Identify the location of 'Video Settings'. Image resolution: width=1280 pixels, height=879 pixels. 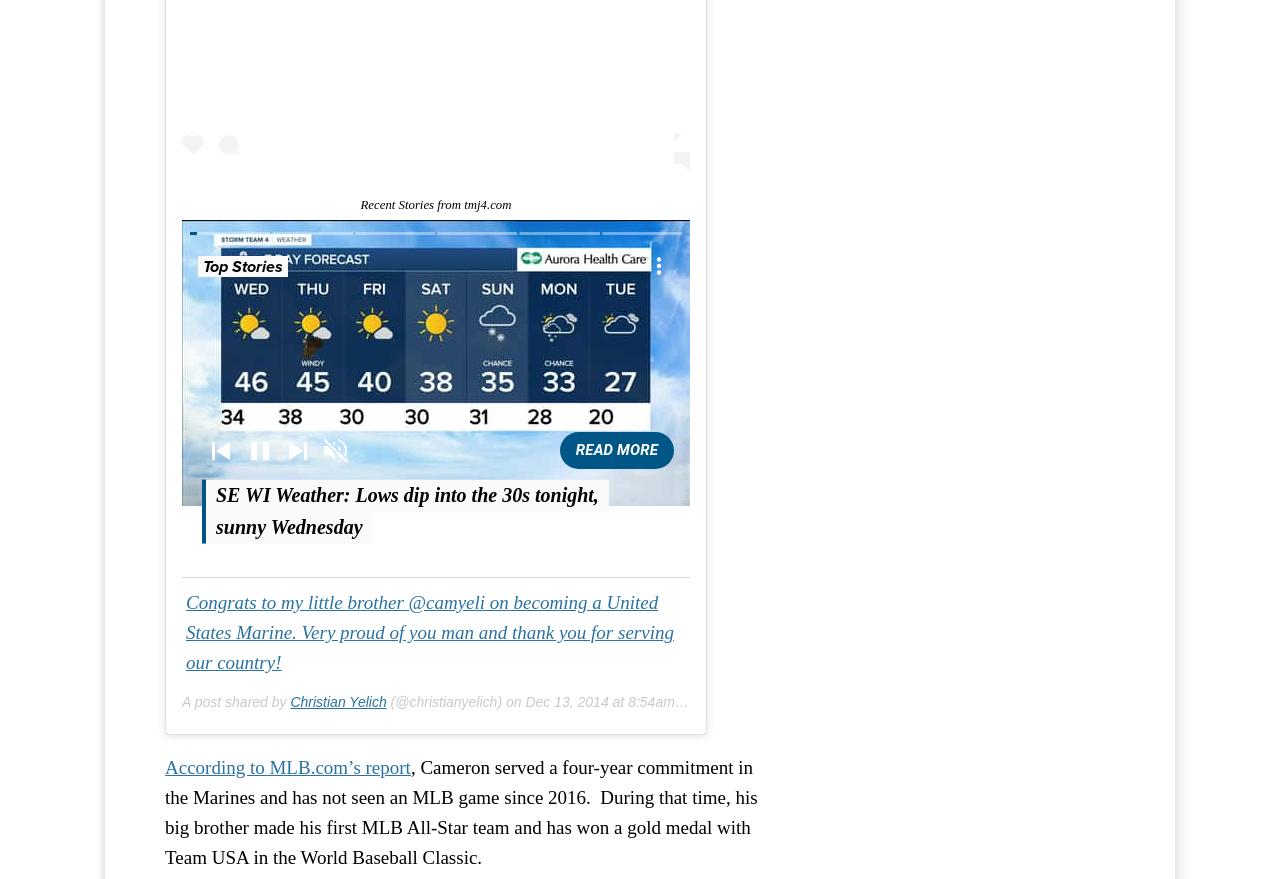
(350, 243).